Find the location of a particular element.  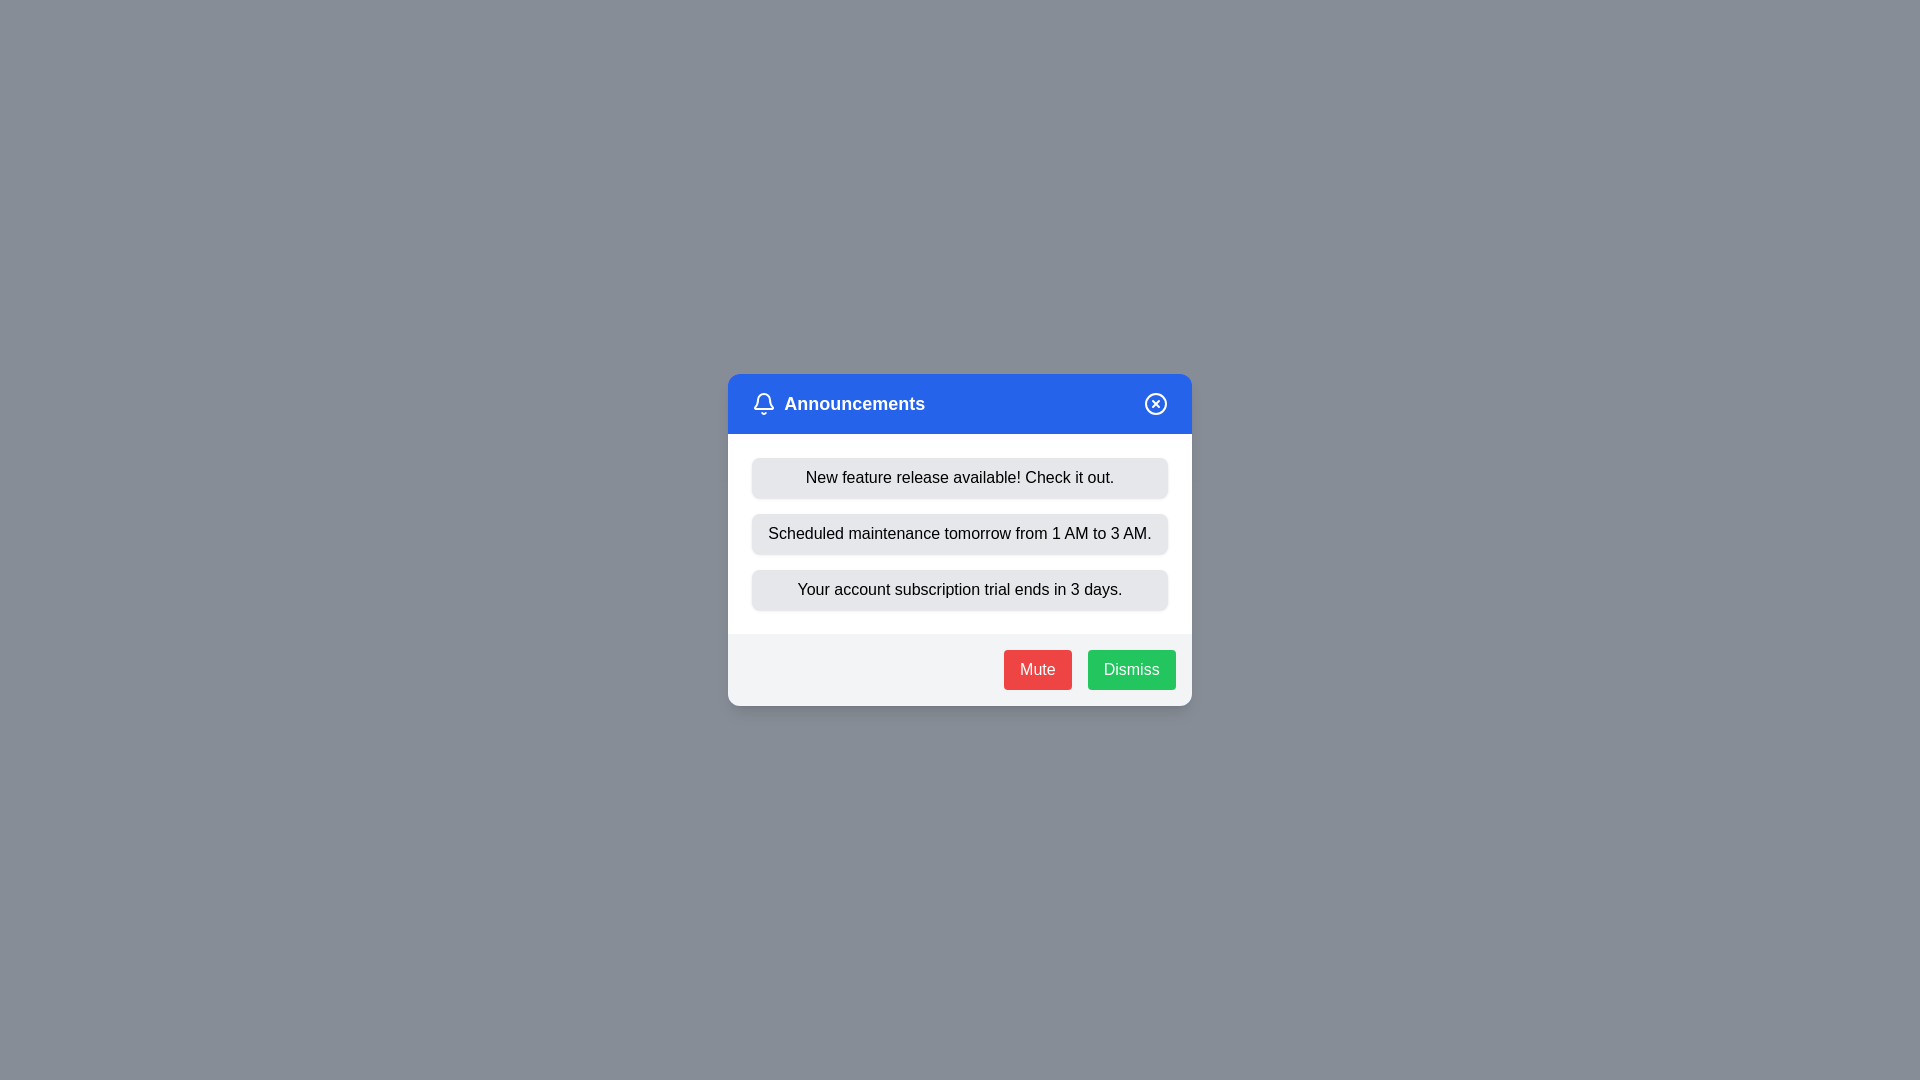

the 'Mute' button to mute notifications is located at coordinates (1037, 670).